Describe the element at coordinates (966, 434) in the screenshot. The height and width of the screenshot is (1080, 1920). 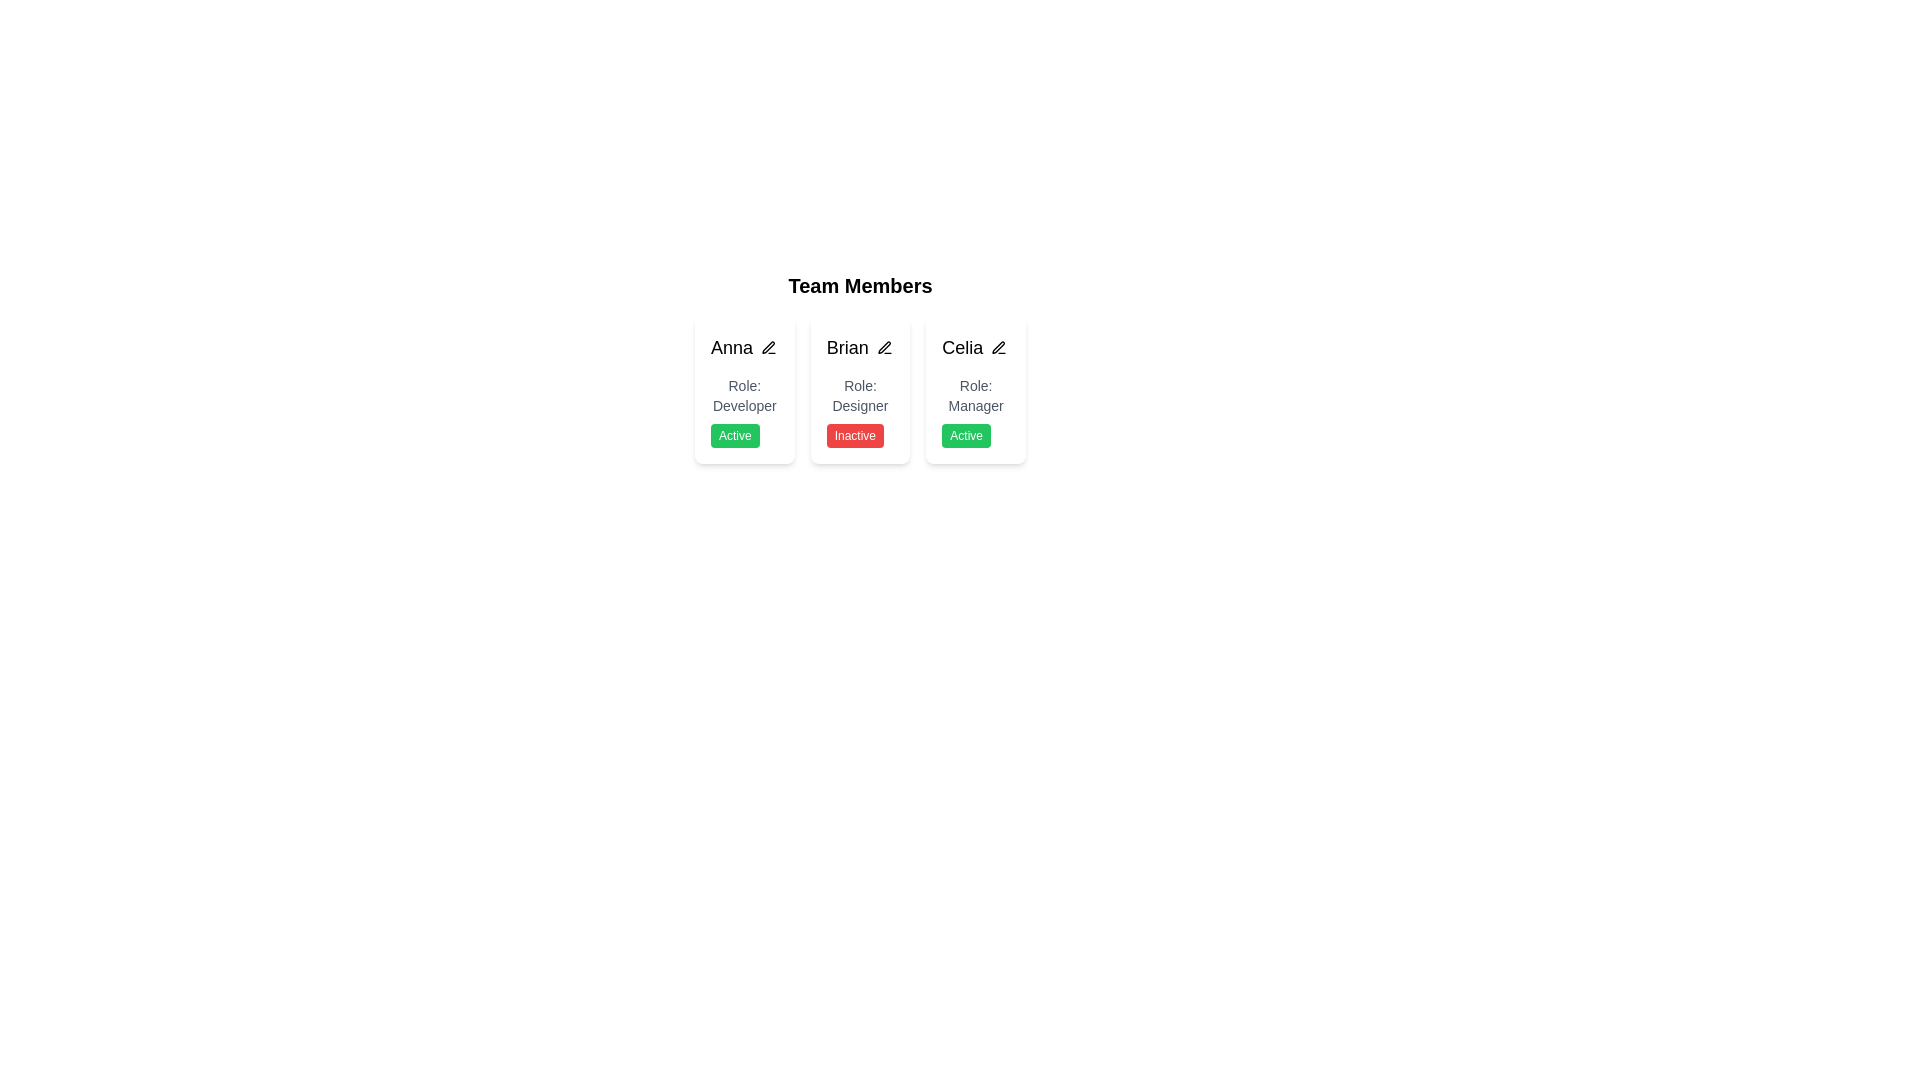
I see `the Status indicator badge that shows the current status as 'Active' for the profile labeled 'Celia' and 'Role: Manager'` at that location.